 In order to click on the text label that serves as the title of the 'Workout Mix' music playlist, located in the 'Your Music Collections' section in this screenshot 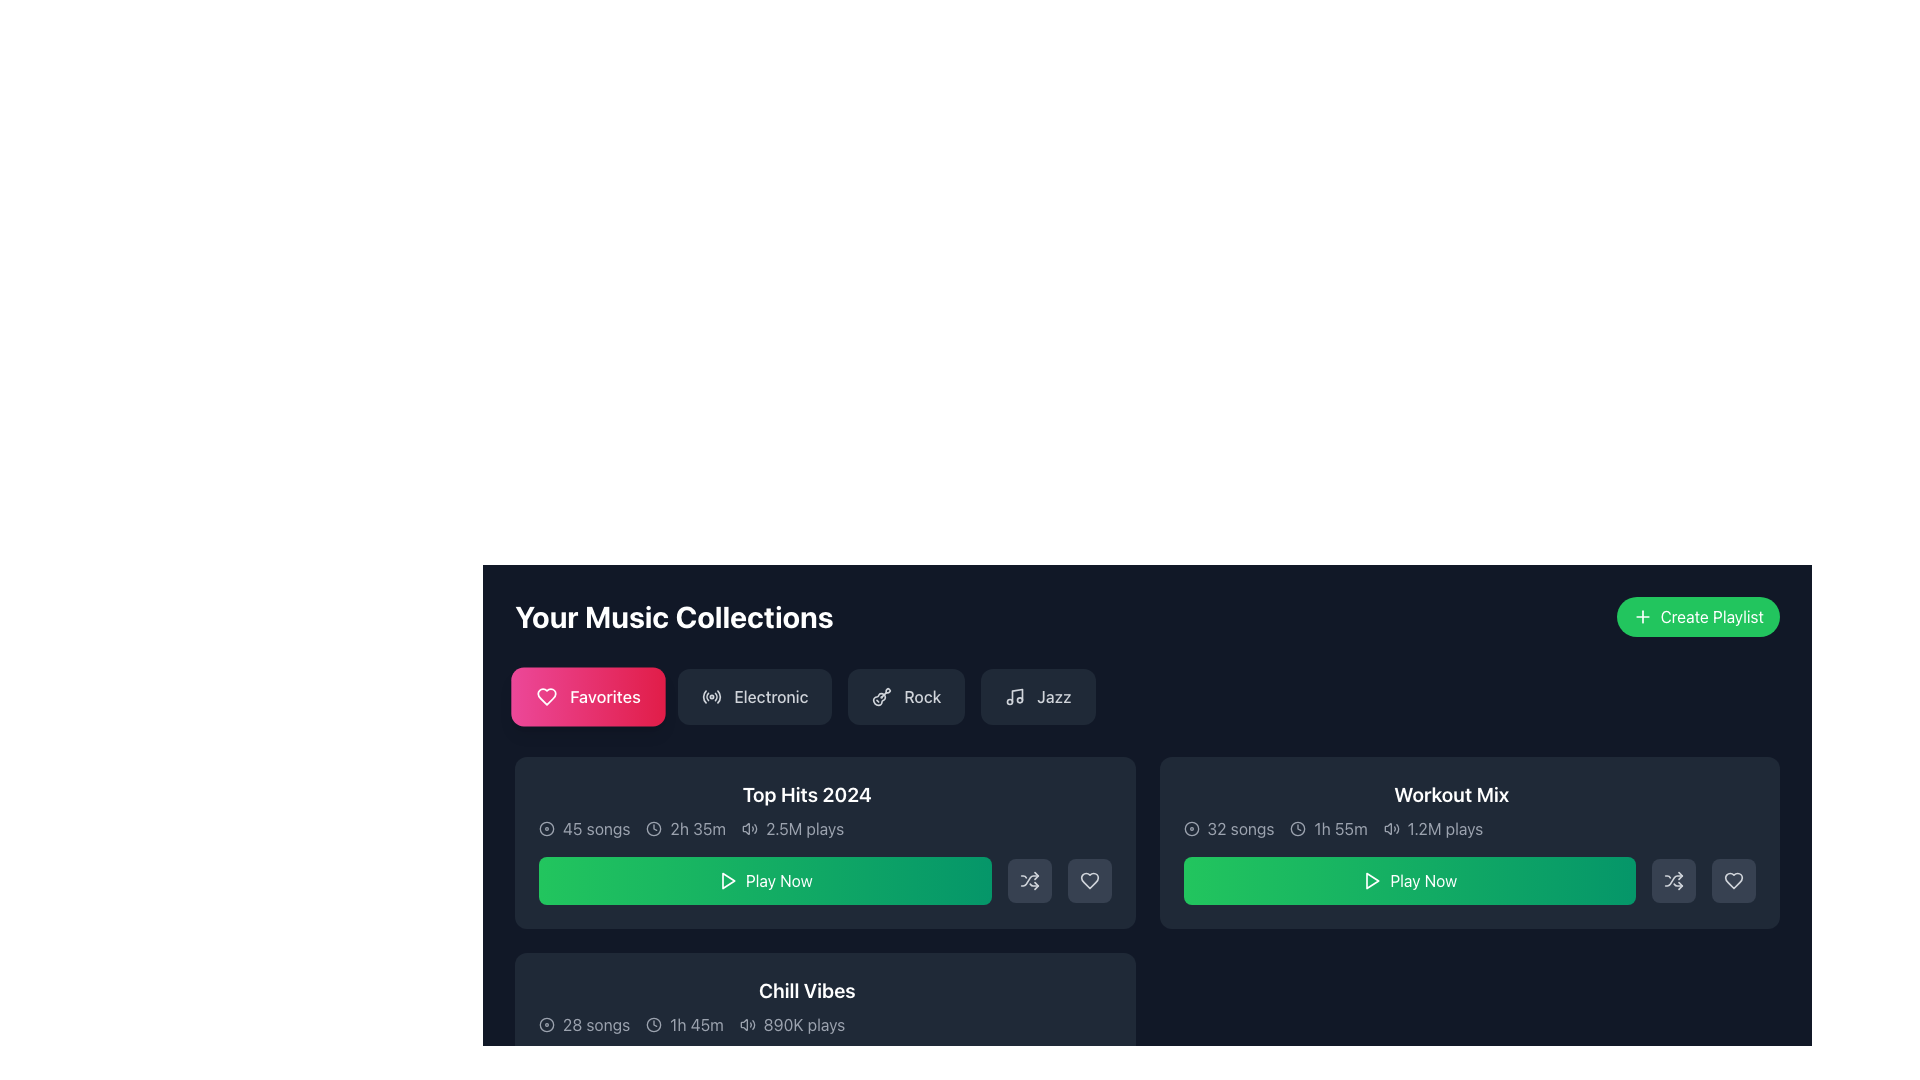, I will do `click(1451, 793)`.